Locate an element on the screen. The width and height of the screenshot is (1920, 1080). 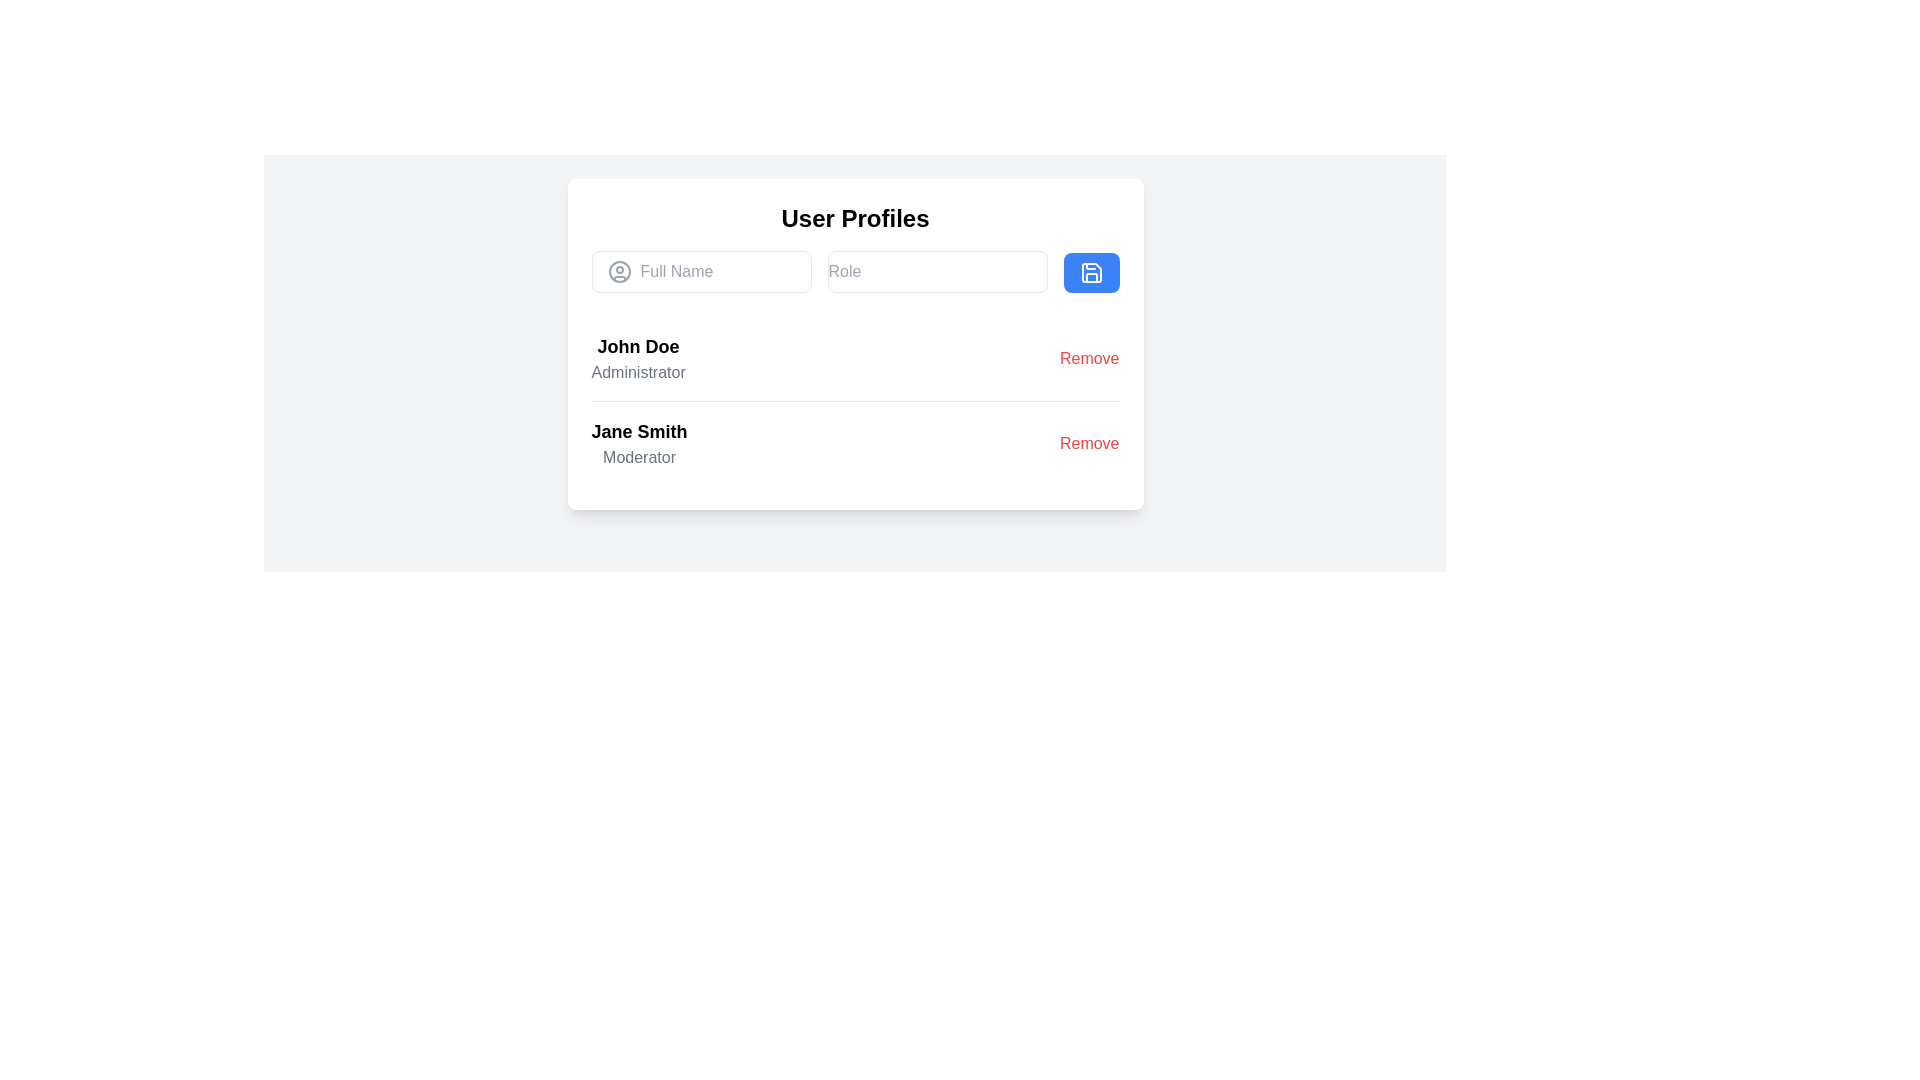
the hyperlink is located at coordinates (1088, 357).